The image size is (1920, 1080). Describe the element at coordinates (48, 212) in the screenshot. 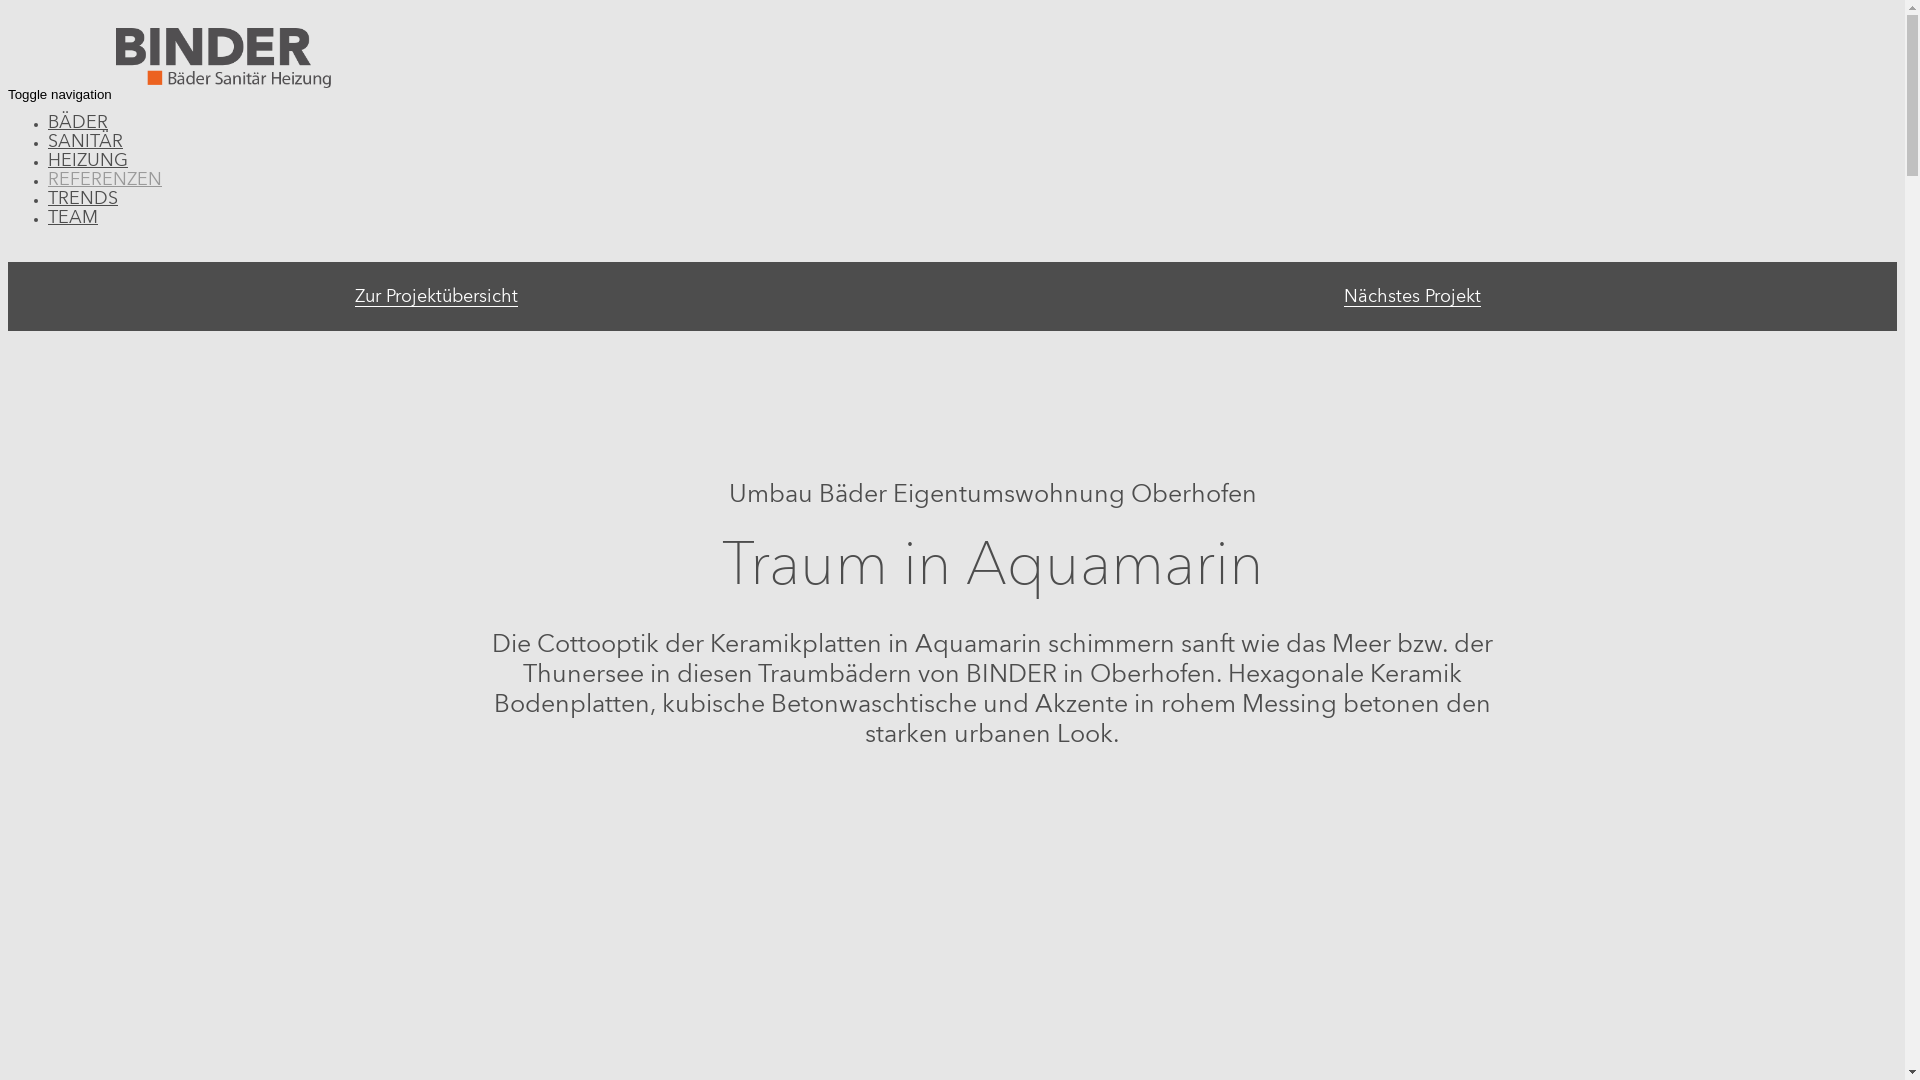

I see `'TEAM'` at that location.